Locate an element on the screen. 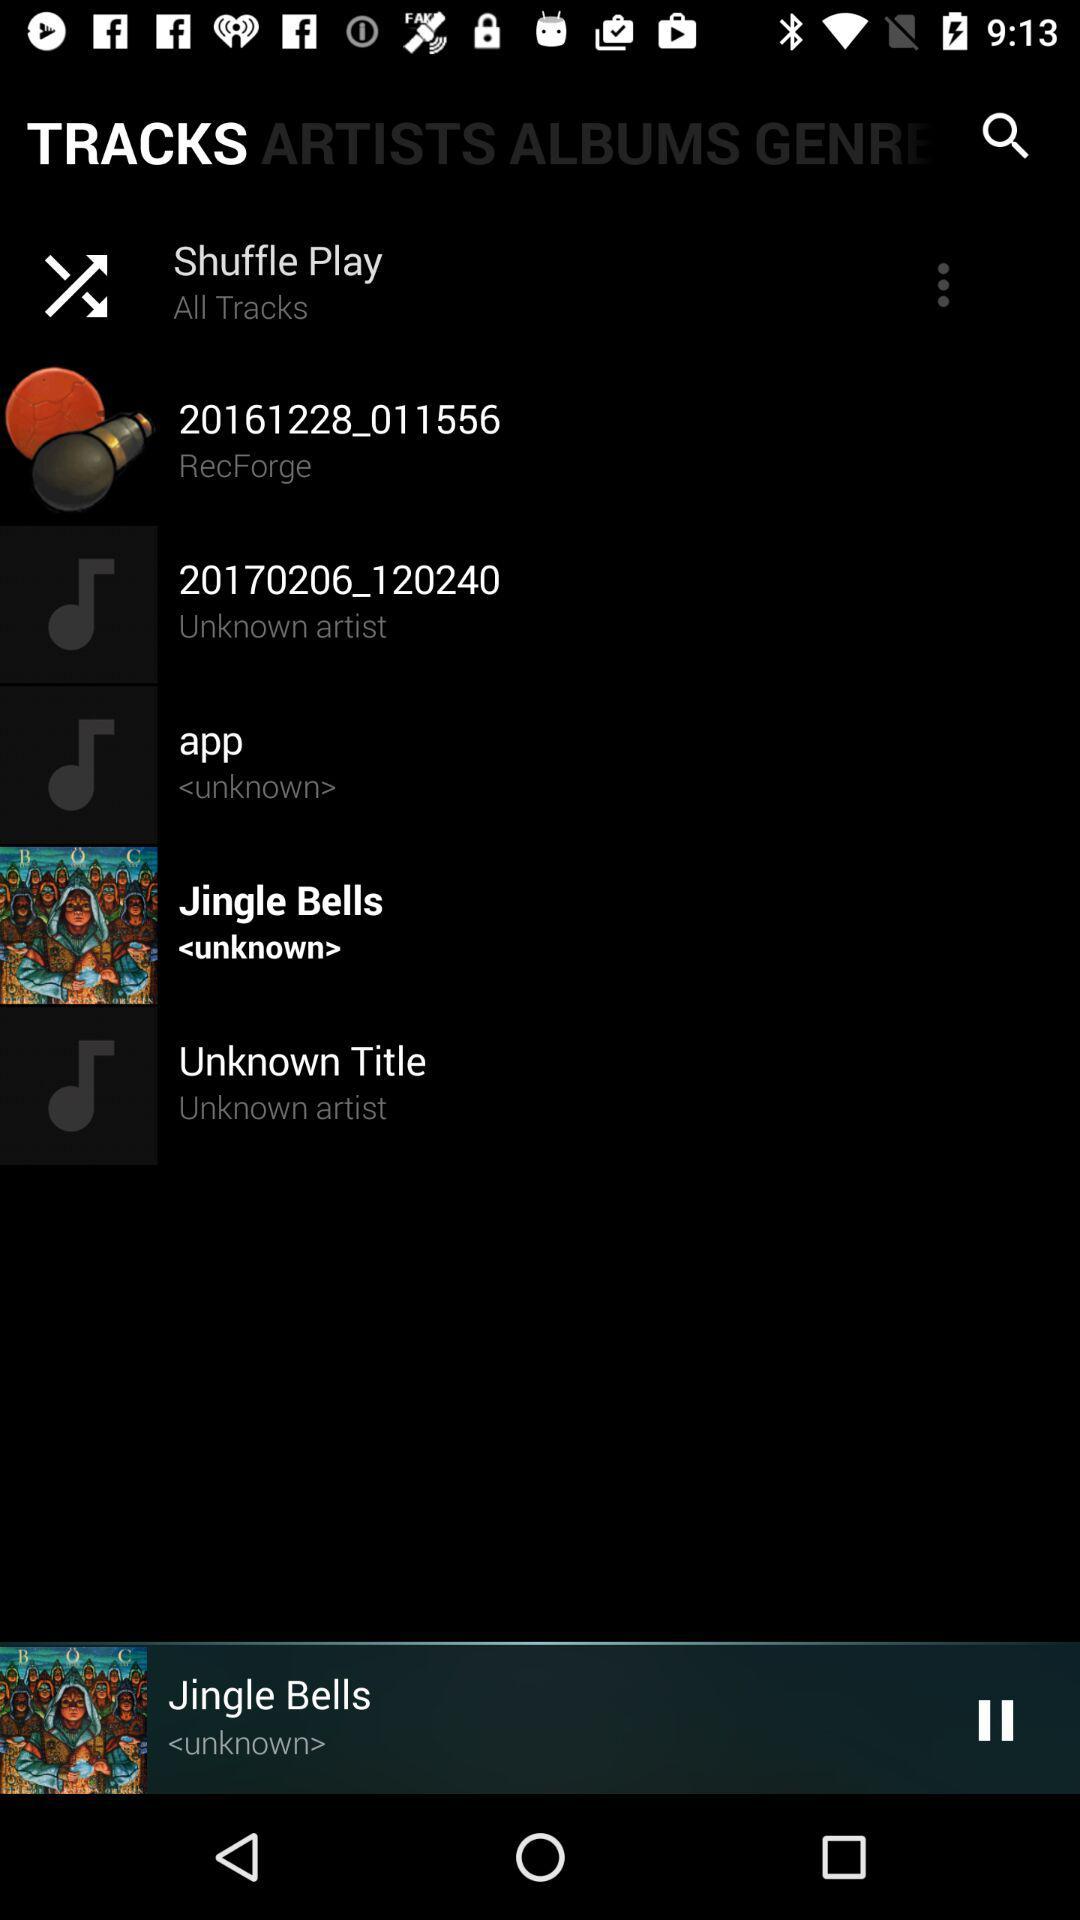 This screenshot has height=1920, width=1080. search icon is located at coordinates (1006, 135).